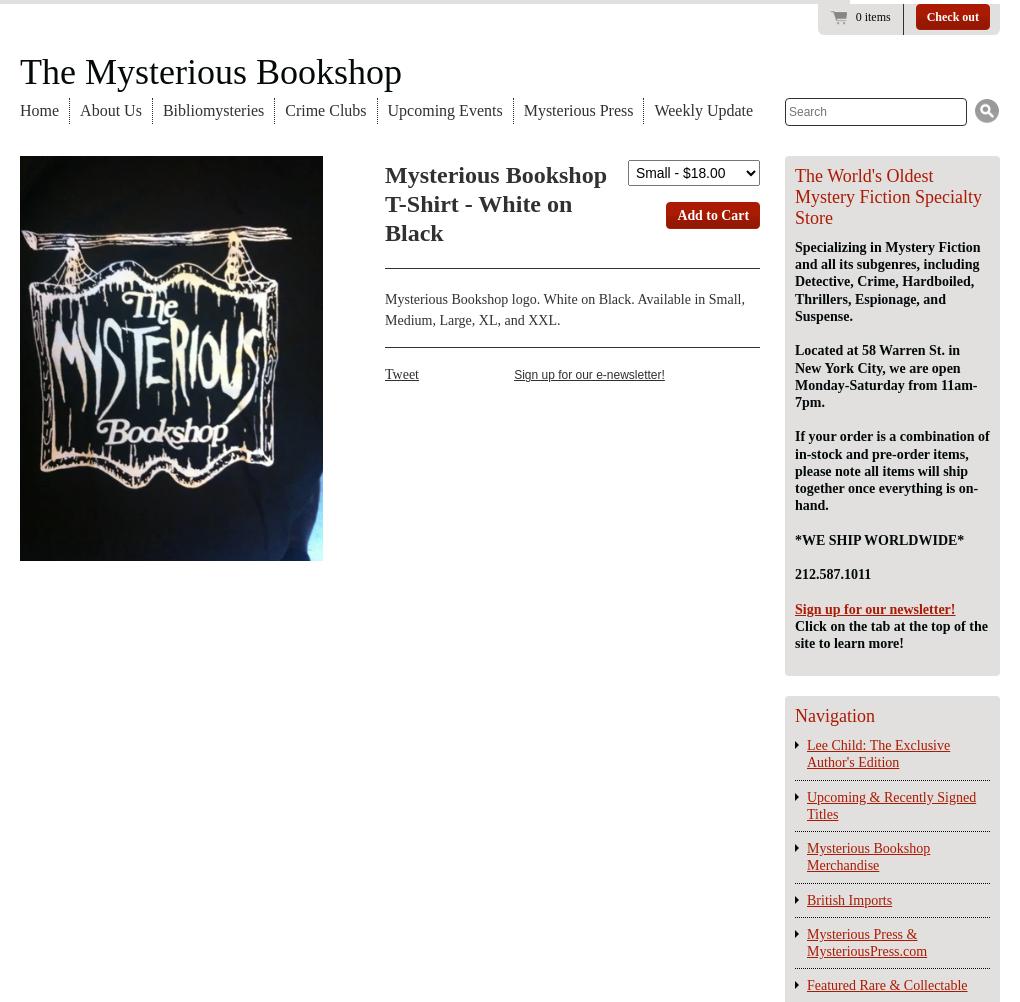 The width and height of the screenshot is (1020, 1002). Describe the element at coordinates (867, 857) in the screenshot. I see `'Mysterious Bookshop Merchandise'` at that location.